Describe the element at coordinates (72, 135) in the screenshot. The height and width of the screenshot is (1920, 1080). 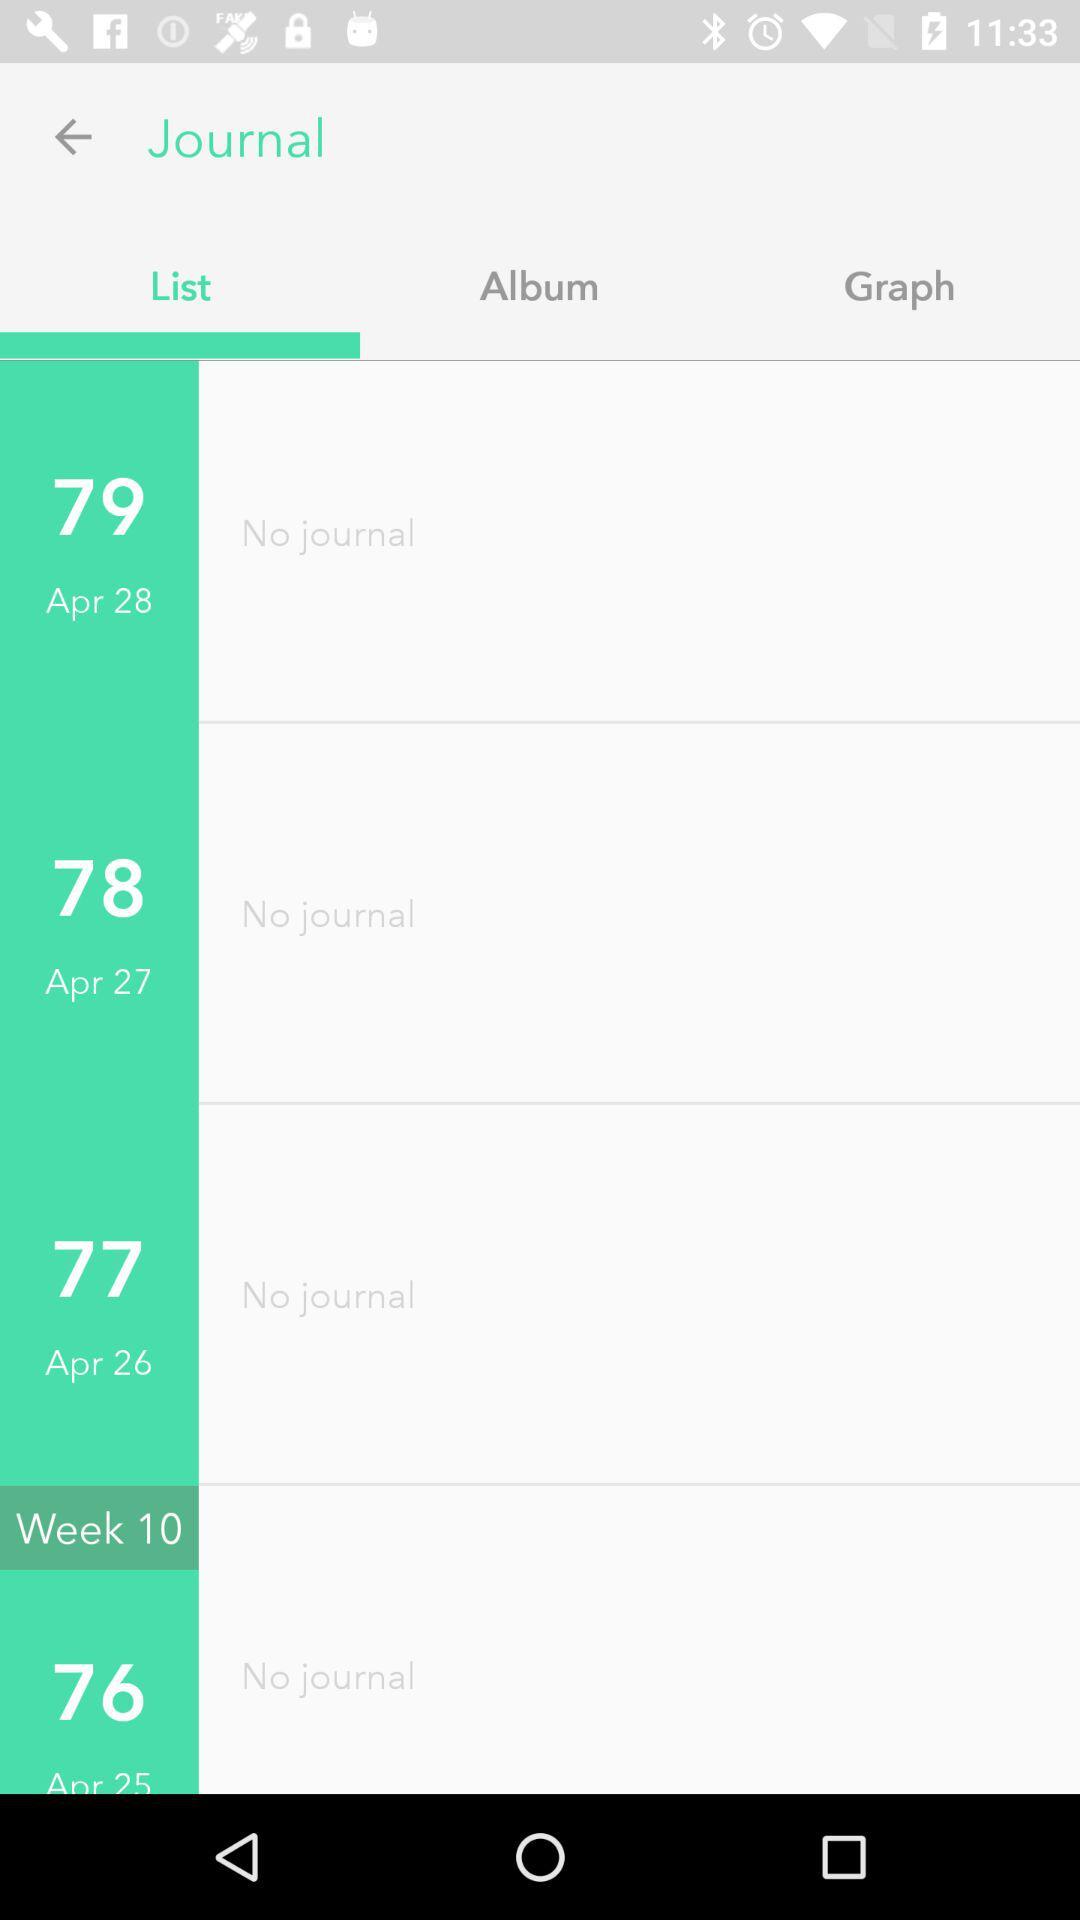
I see `icon next to the journal item` at that location.